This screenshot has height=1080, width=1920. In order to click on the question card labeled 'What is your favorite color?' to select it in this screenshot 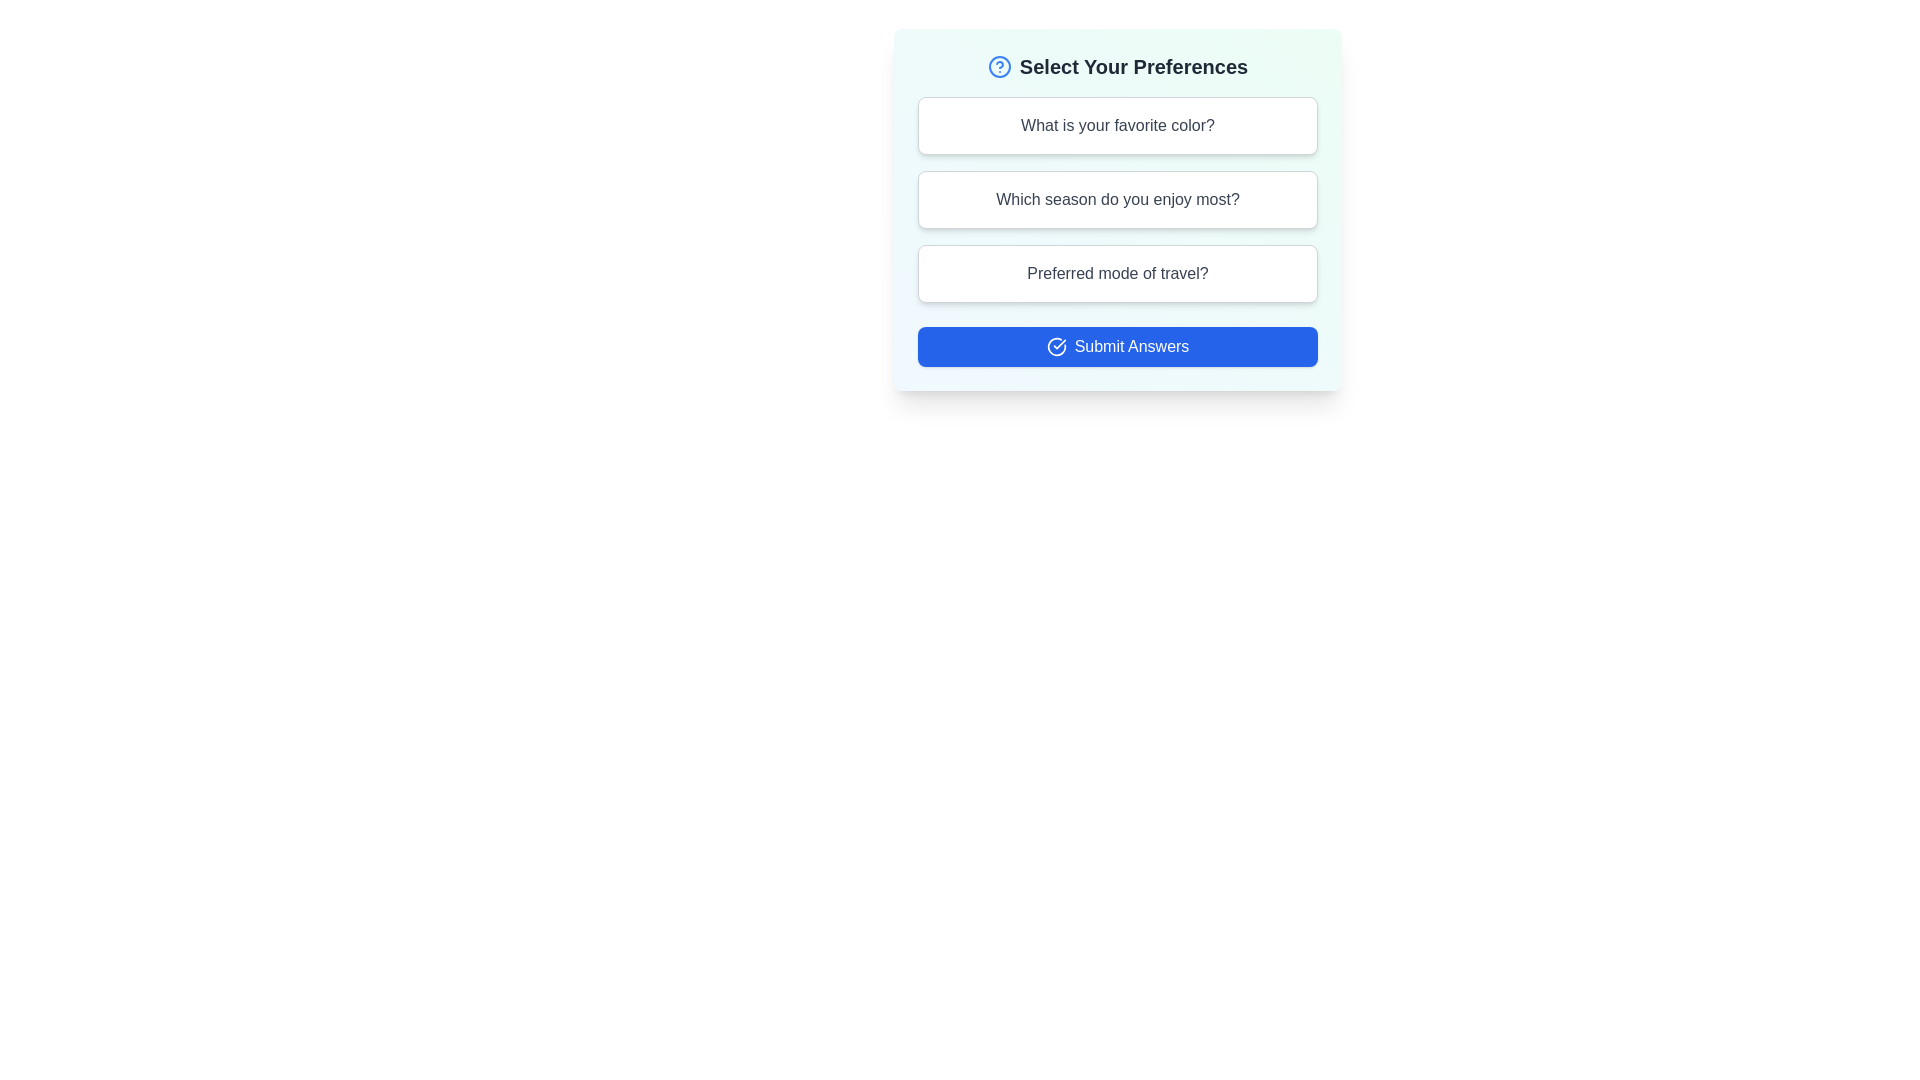, I will do `click(1117, 126)`.